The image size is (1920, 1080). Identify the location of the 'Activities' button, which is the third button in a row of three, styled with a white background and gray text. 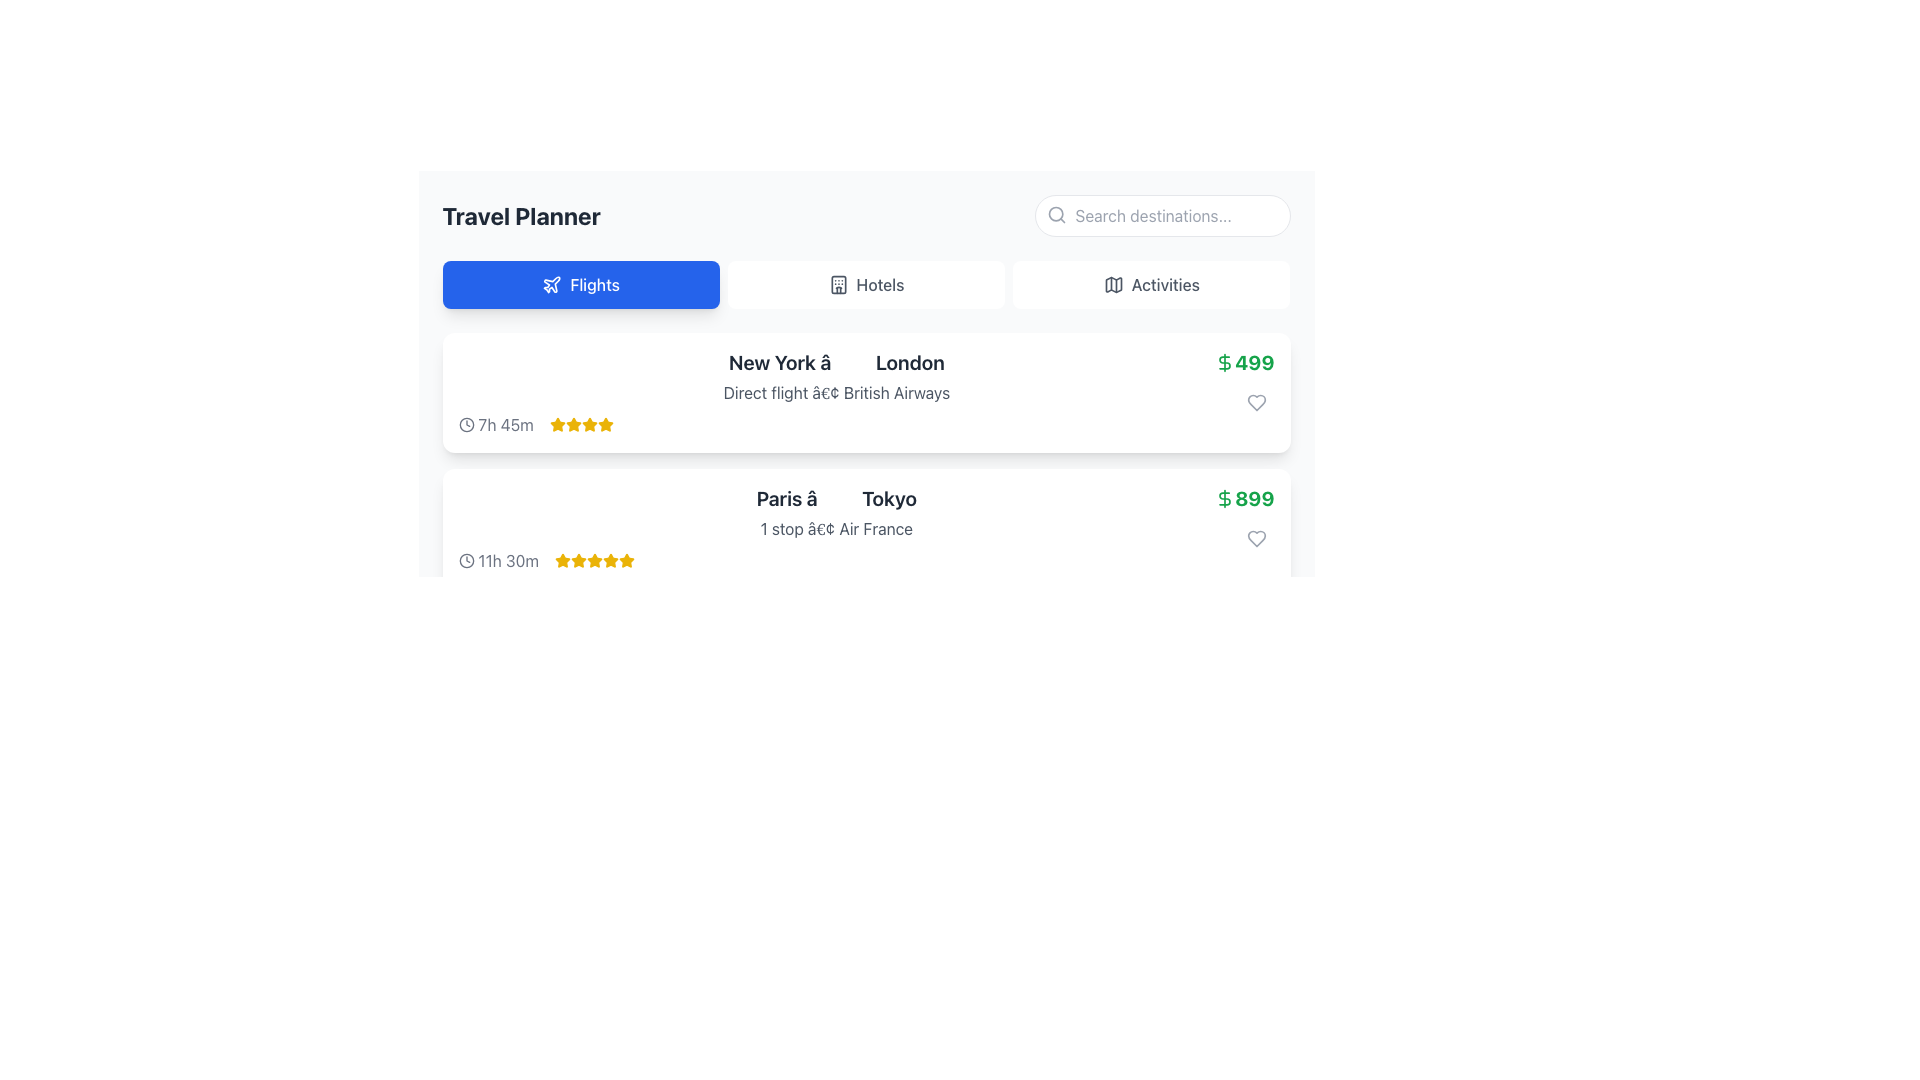
(1151, 285).